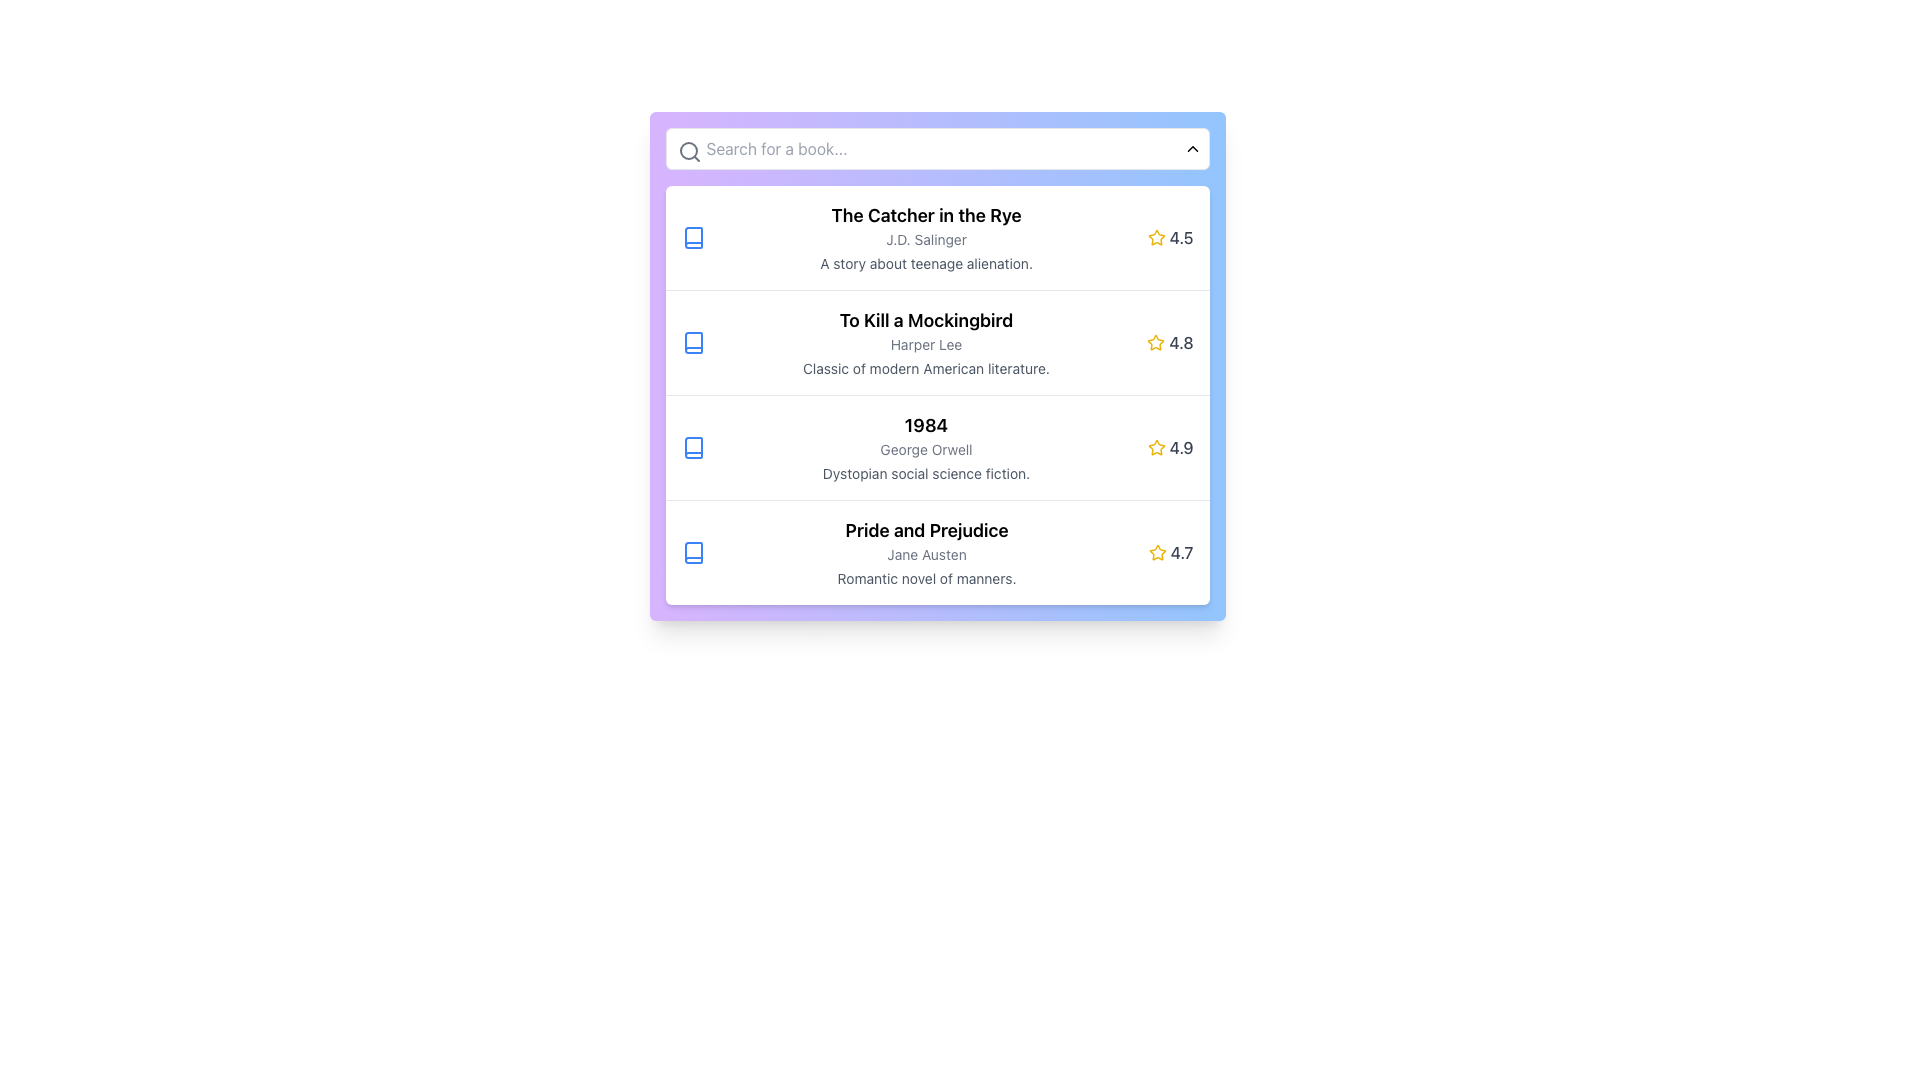 This screenshot has width=1920, height=1080. Describe the element at coordinates (1170, 237) in the screenshot. I see `the Rating Display element featuring a golden star icon and a numerical rating of '4.5' for 'The Catcher in the Rye' book list item` at that location.